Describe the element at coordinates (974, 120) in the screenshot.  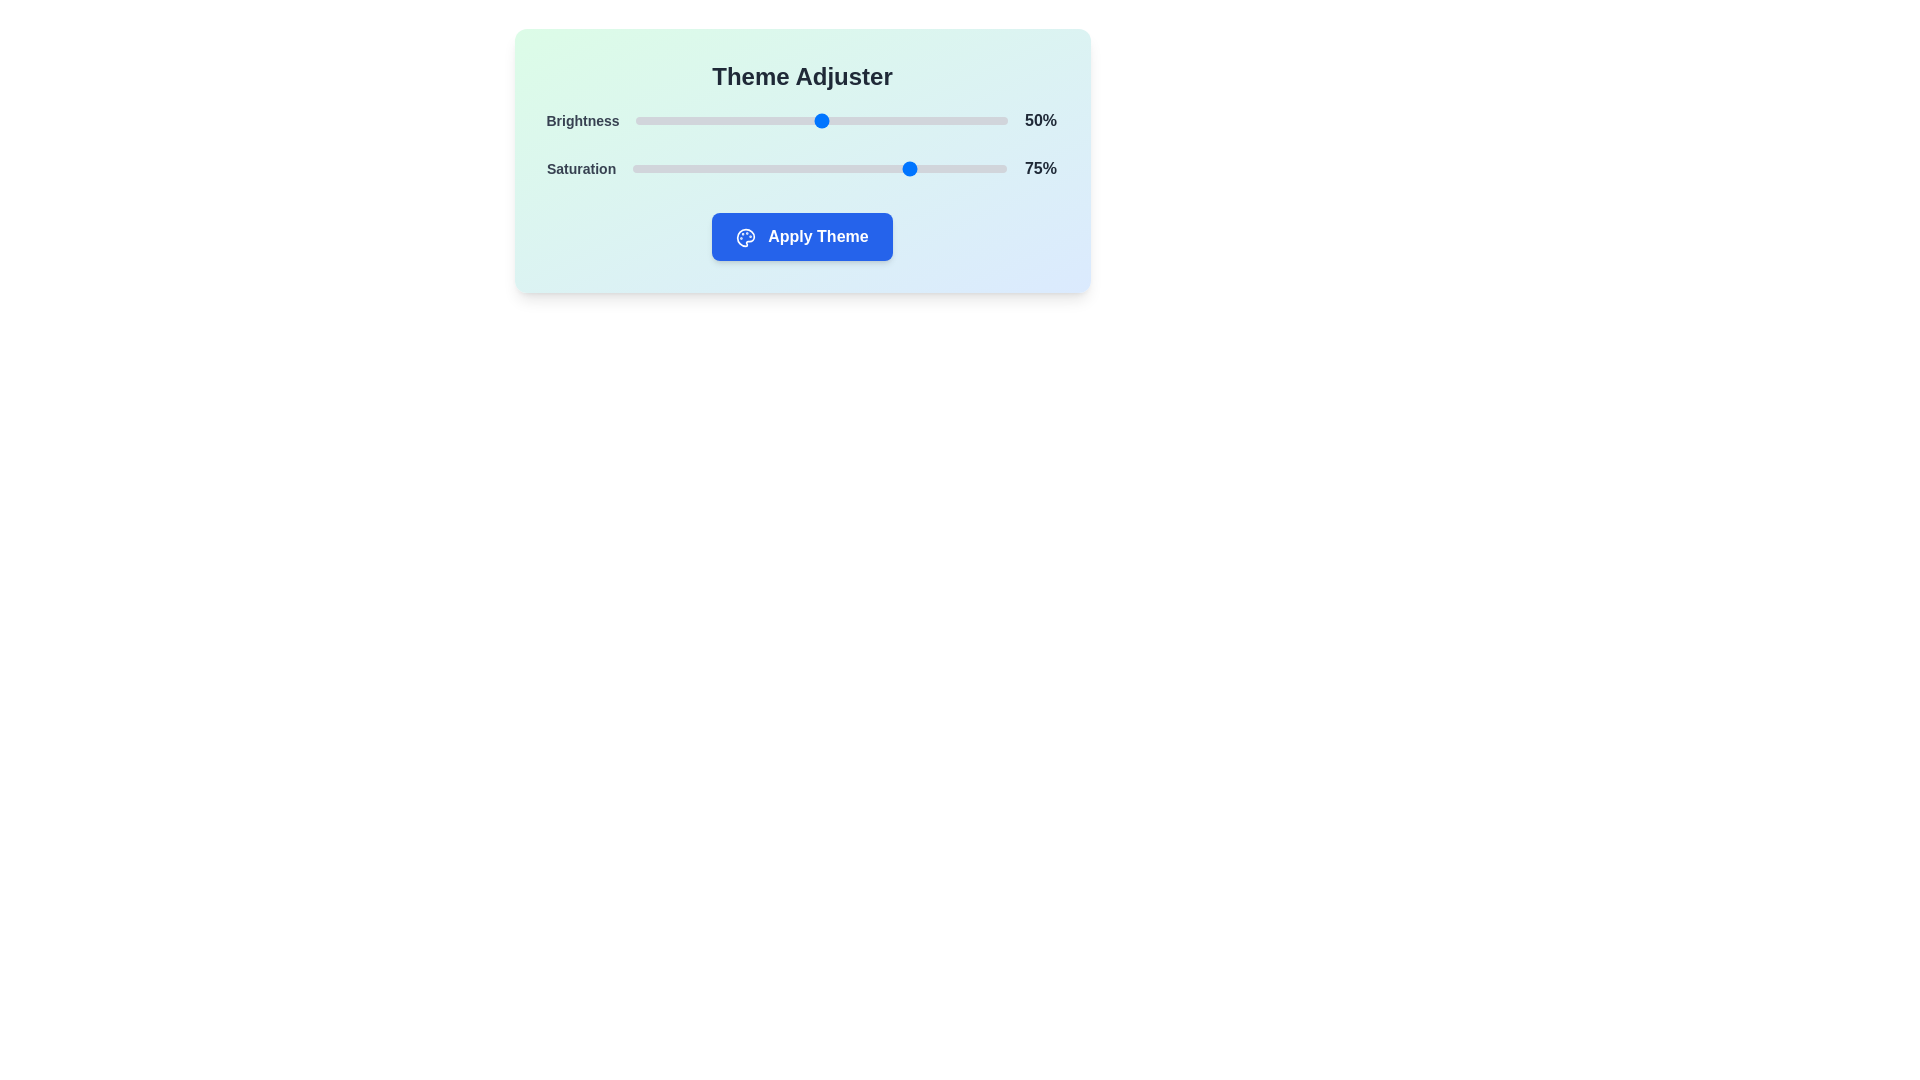
I see `the brightness slider to 91%` at that location.